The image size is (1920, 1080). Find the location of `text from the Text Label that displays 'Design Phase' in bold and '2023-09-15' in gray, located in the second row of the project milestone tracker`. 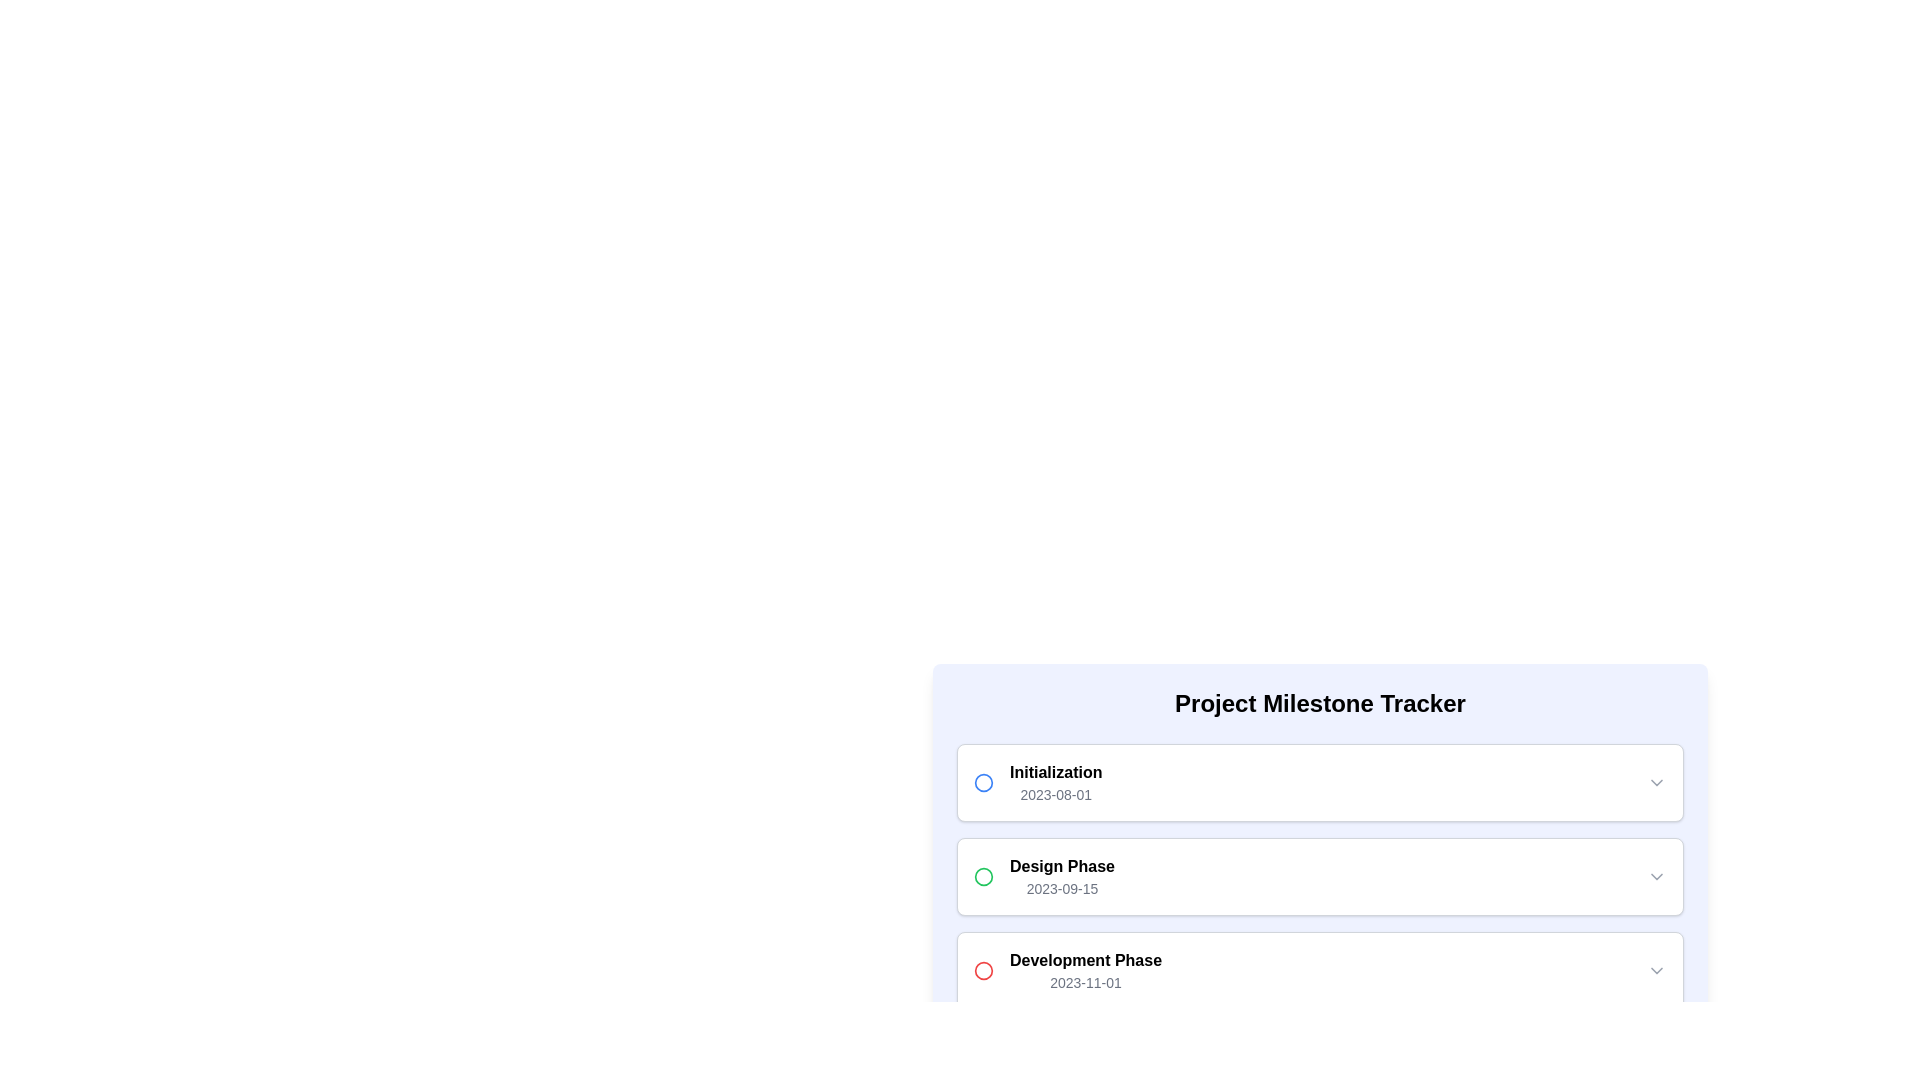

text from the Text Label that displays 'Design Phase' in bold and '2023-09-15' in gray, located in the second row of the project milestone tracker is located at coordinates (1061, 875).